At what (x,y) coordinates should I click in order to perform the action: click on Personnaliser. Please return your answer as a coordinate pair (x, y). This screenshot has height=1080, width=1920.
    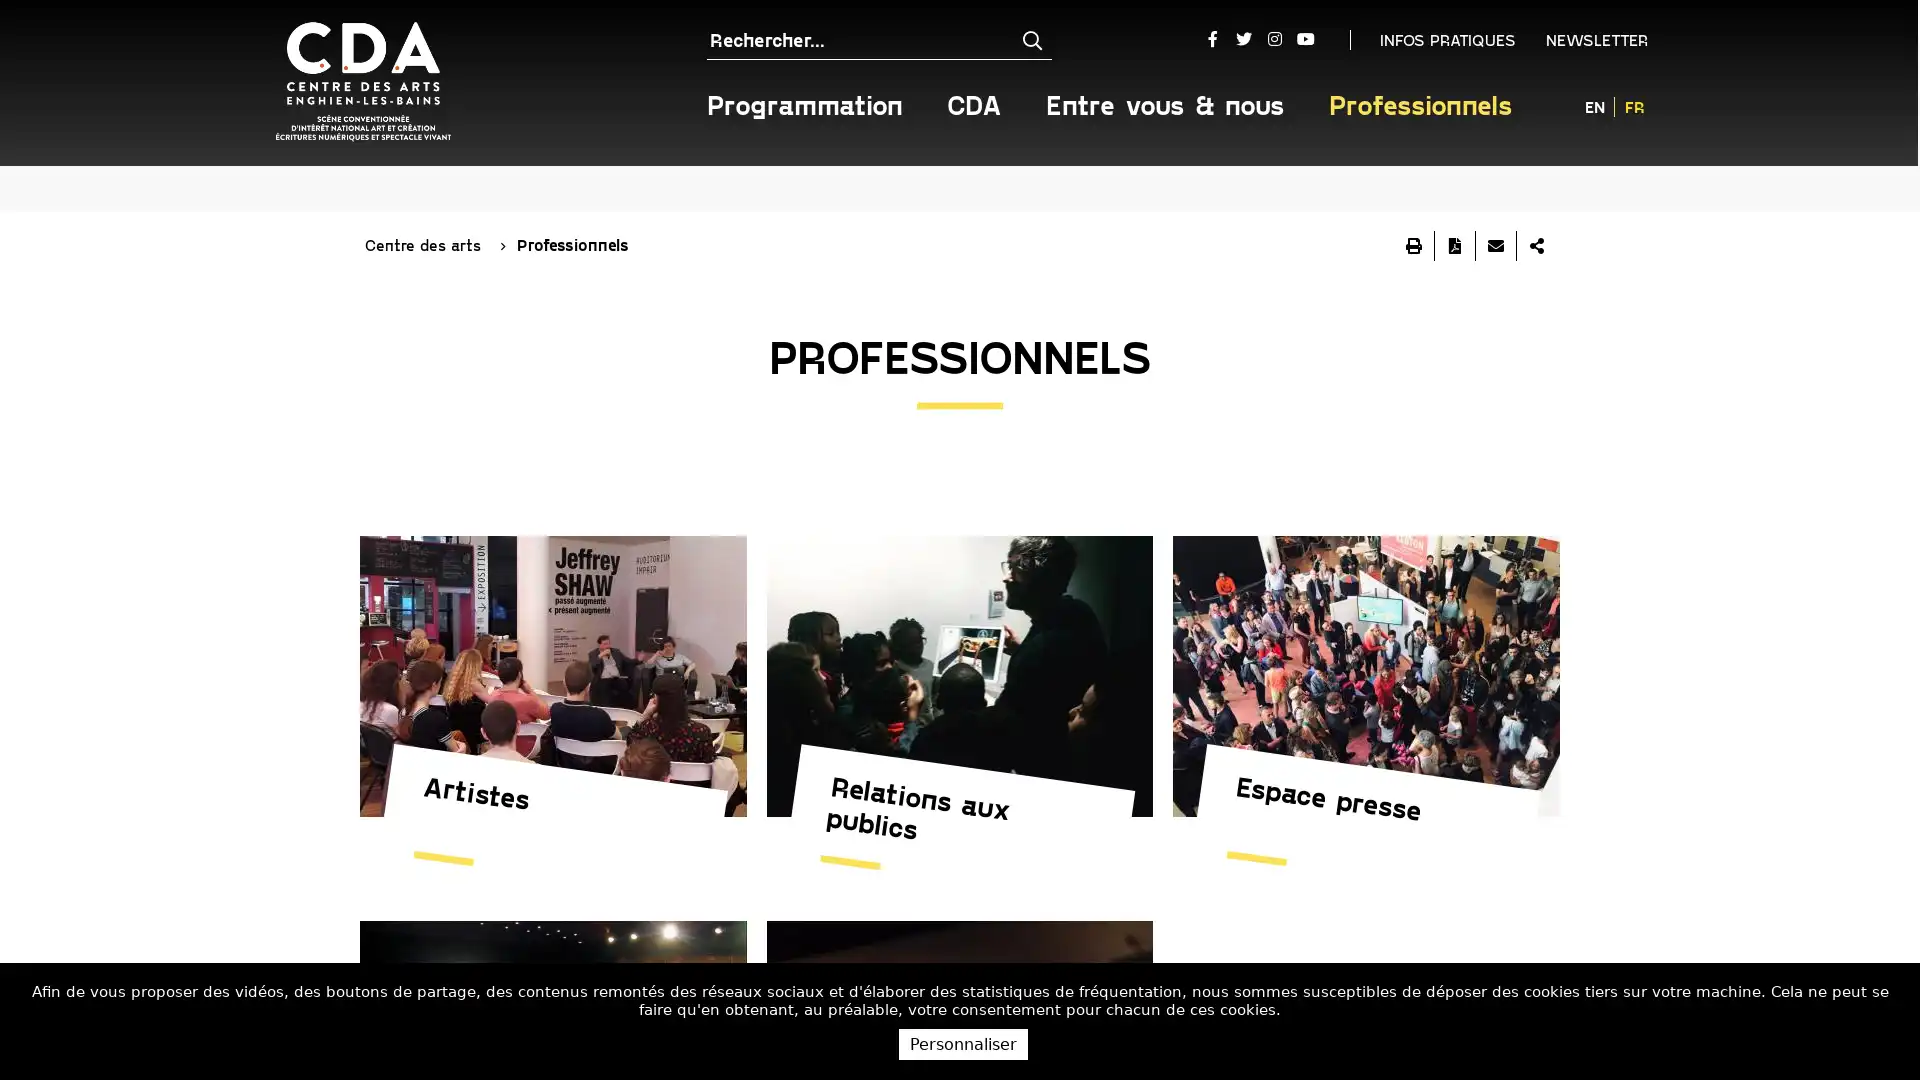
    Looking at the image, I should click on (963, 1043).